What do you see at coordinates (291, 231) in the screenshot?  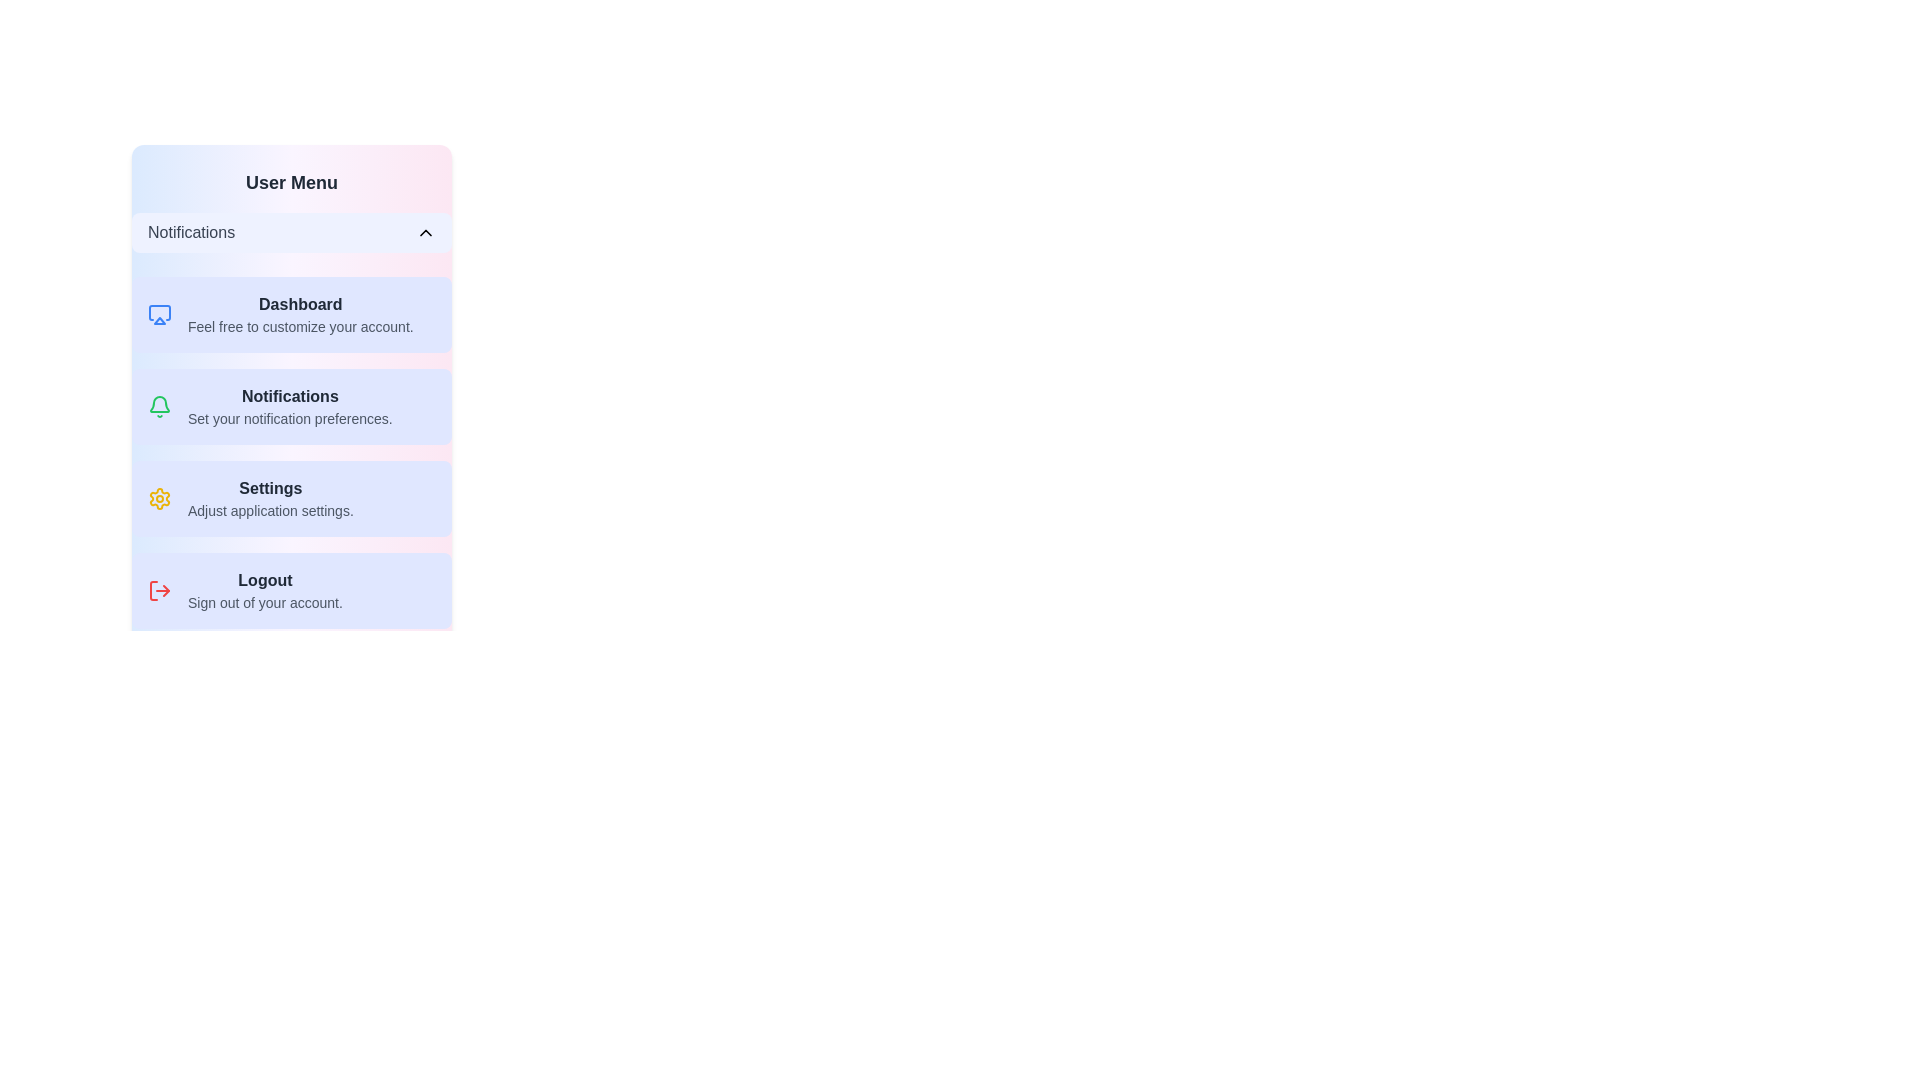 I see `the menu items to reveal their descriptions` at bounding box center [291, 231].